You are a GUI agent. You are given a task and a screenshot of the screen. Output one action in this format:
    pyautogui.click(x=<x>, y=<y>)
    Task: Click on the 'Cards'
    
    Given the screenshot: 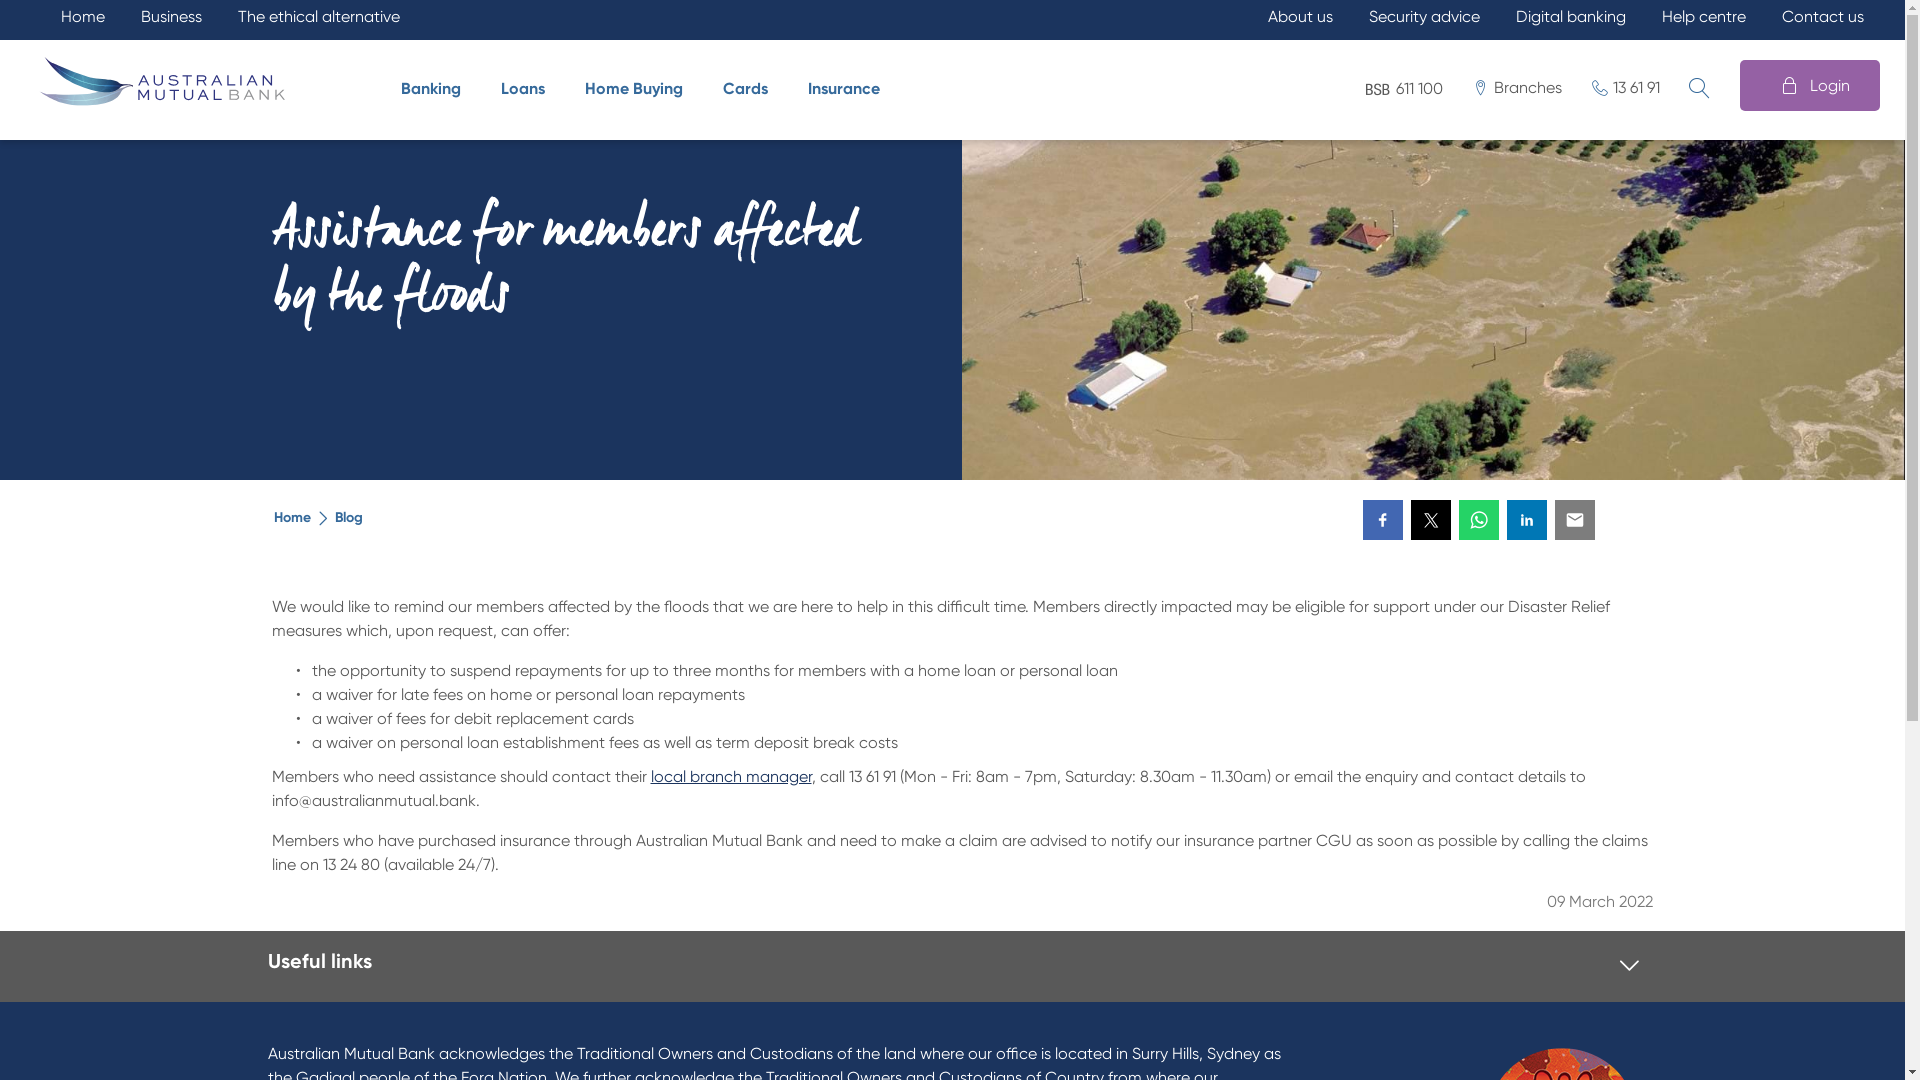 What is the action you would take?
    pyautogui.click(x=749, y=87)
    